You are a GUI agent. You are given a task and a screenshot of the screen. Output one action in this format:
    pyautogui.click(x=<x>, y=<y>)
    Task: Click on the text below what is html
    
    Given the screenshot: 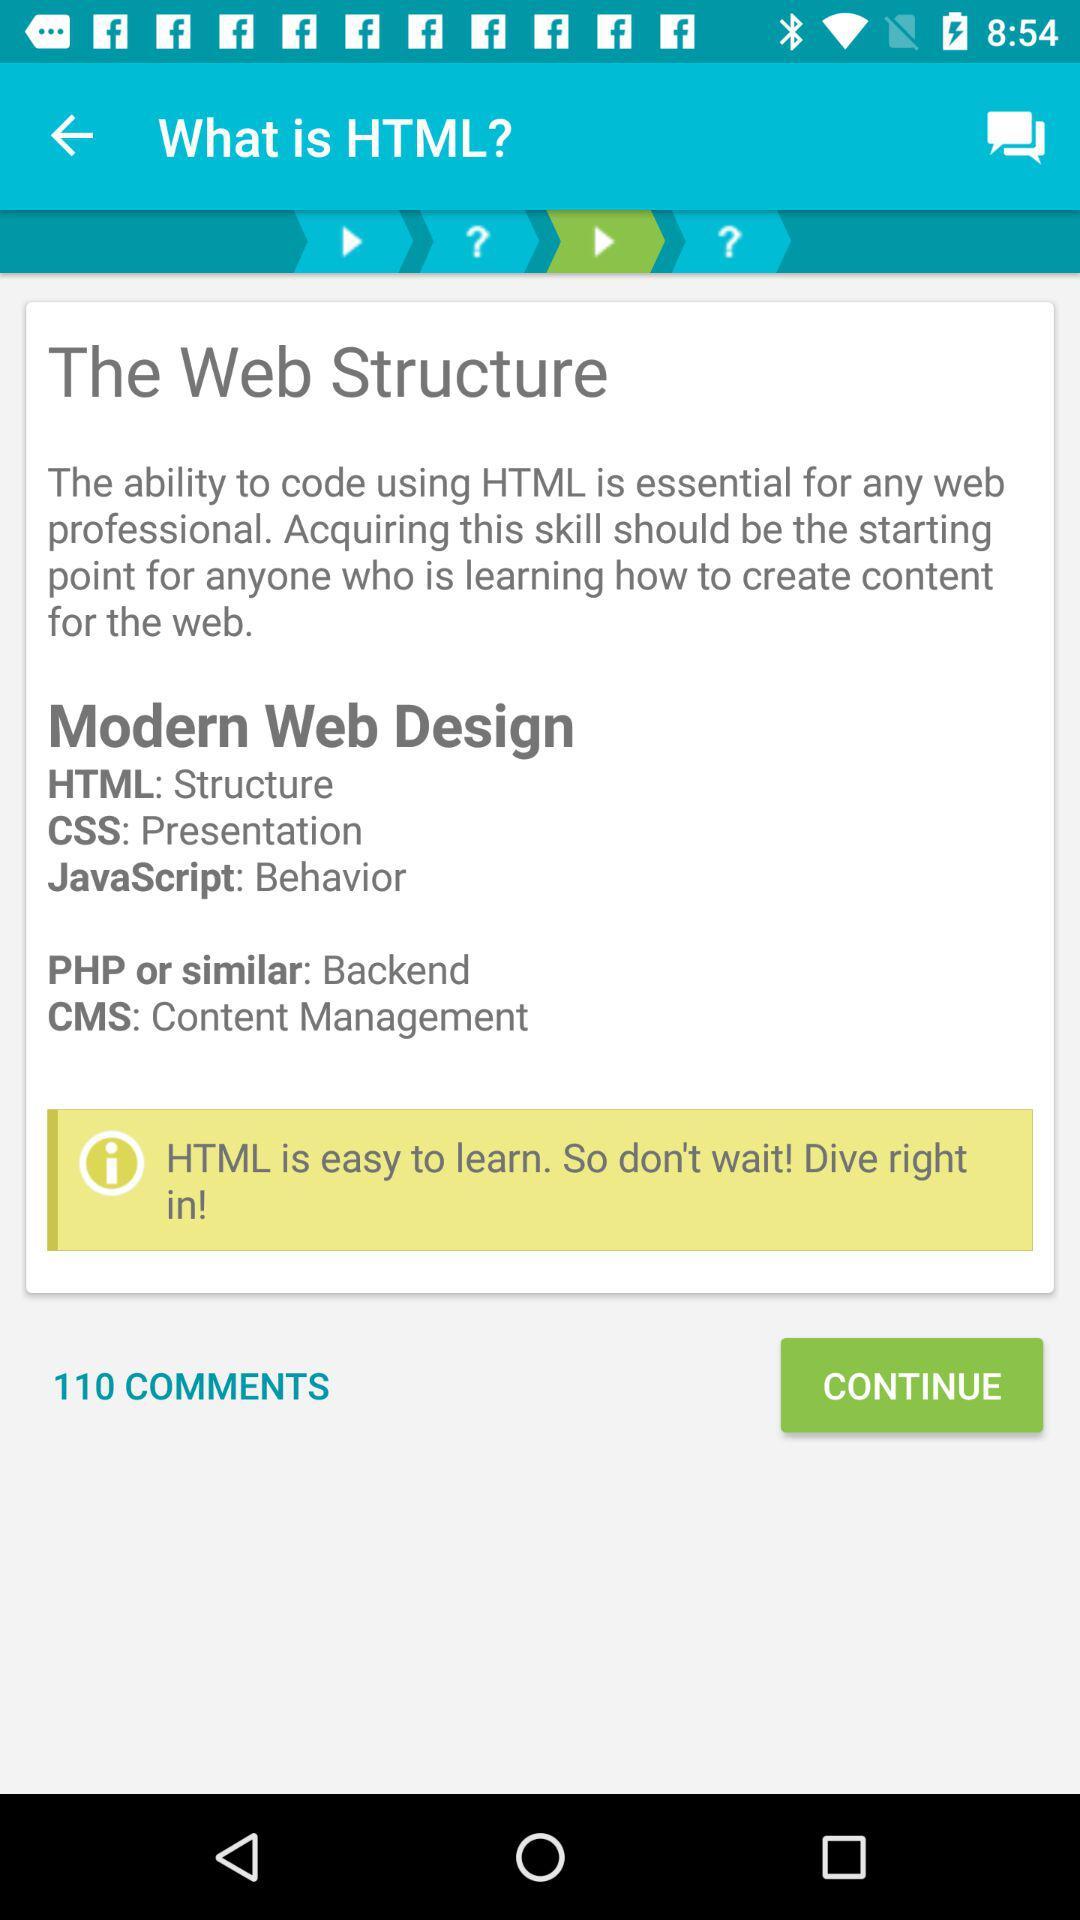 What is the action you would take?
    pyautogui.click(x=540, y=796)
    